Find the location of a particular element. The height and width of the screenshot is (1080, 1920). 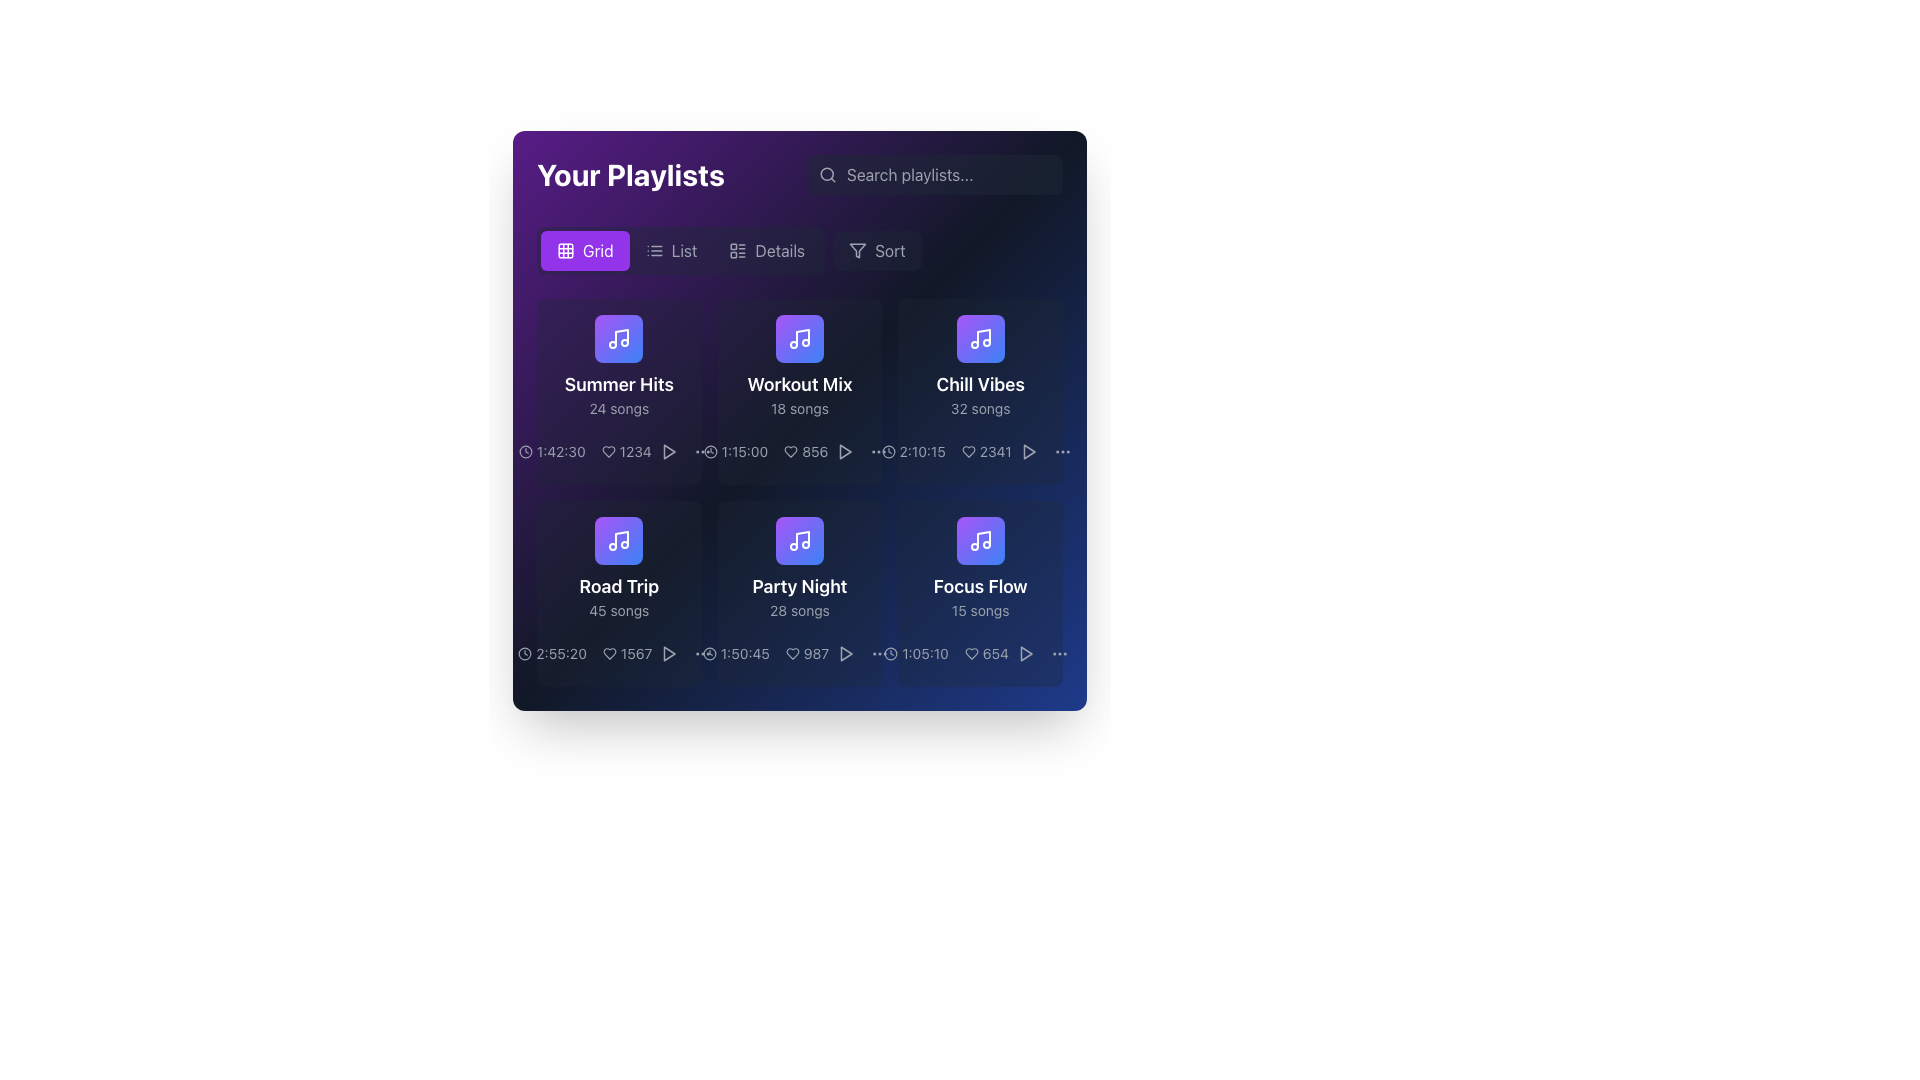

the time icon located in the first entry of the playlist, adjacent to the duration text '1:42:30' under the title 'Summer Hits' is located at coordinates (525, 451).